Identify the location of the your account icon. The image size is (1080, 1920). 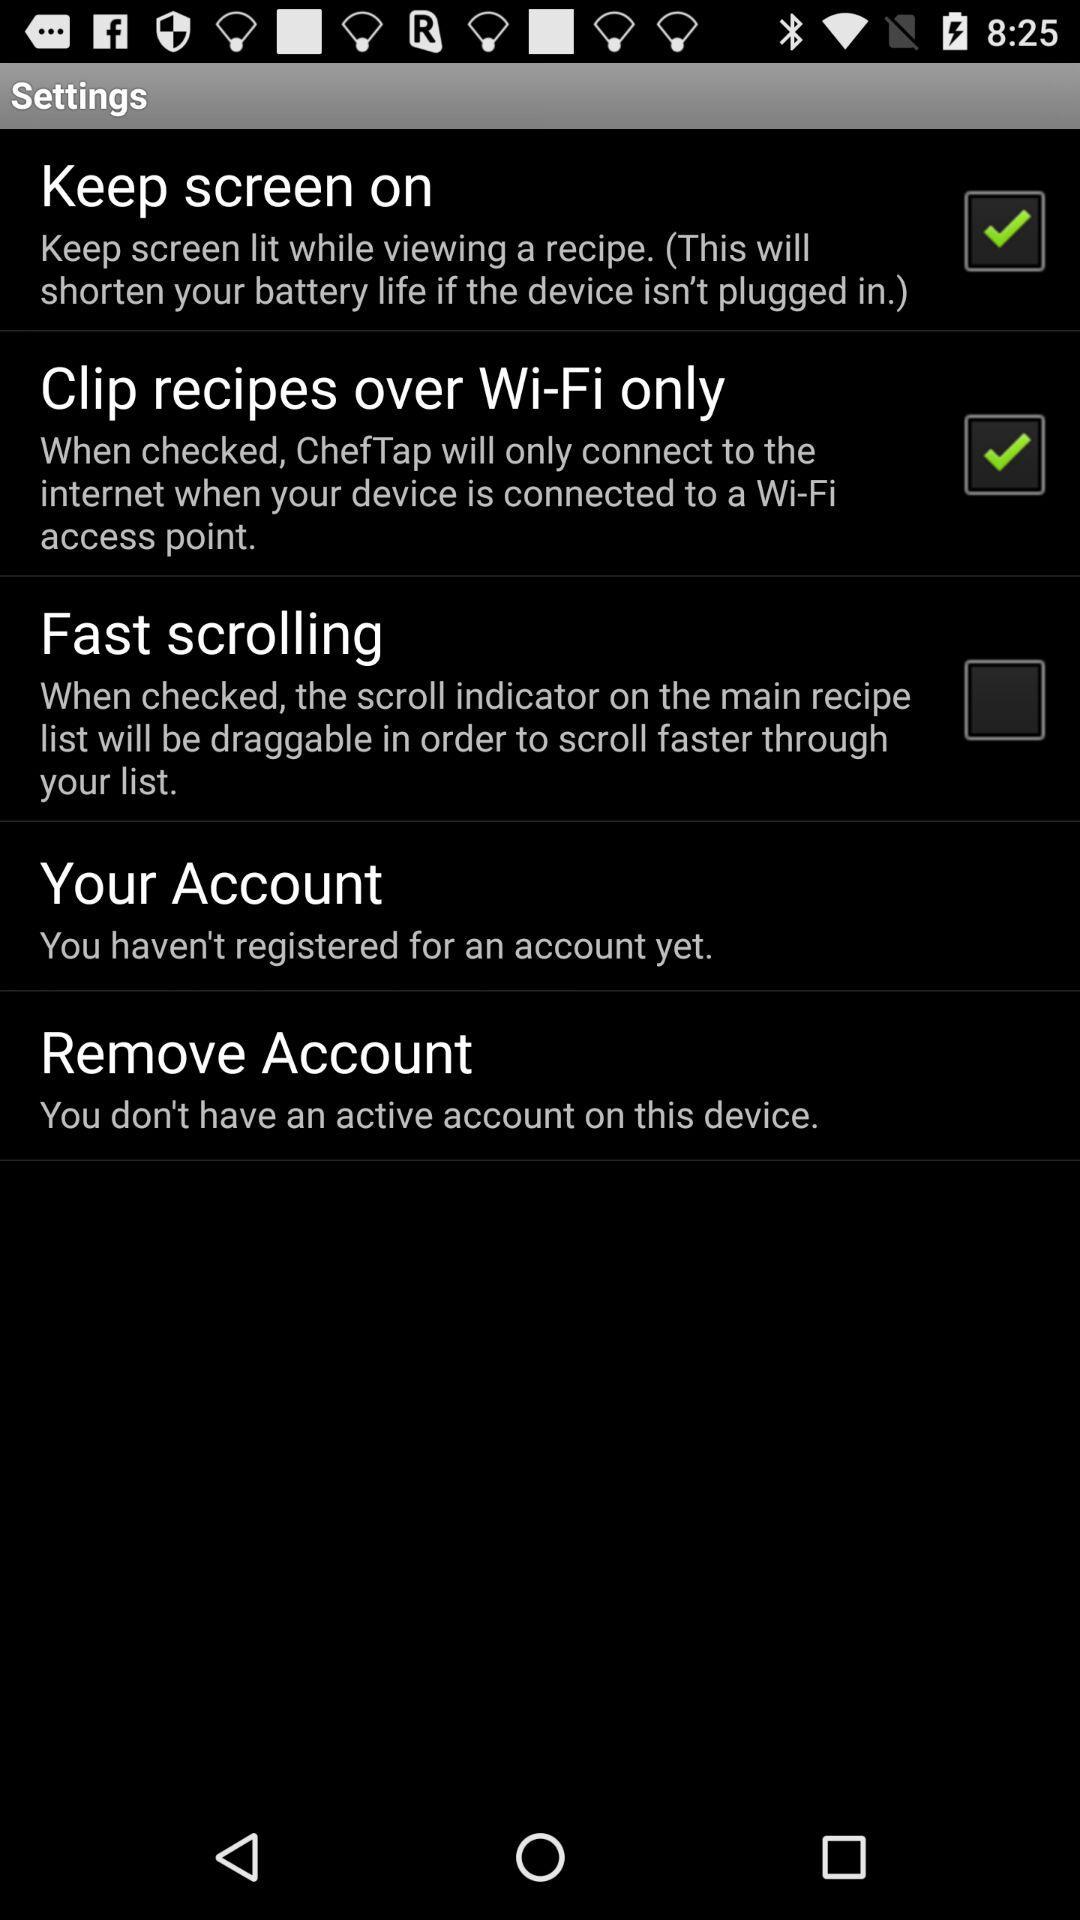
(211, 880).